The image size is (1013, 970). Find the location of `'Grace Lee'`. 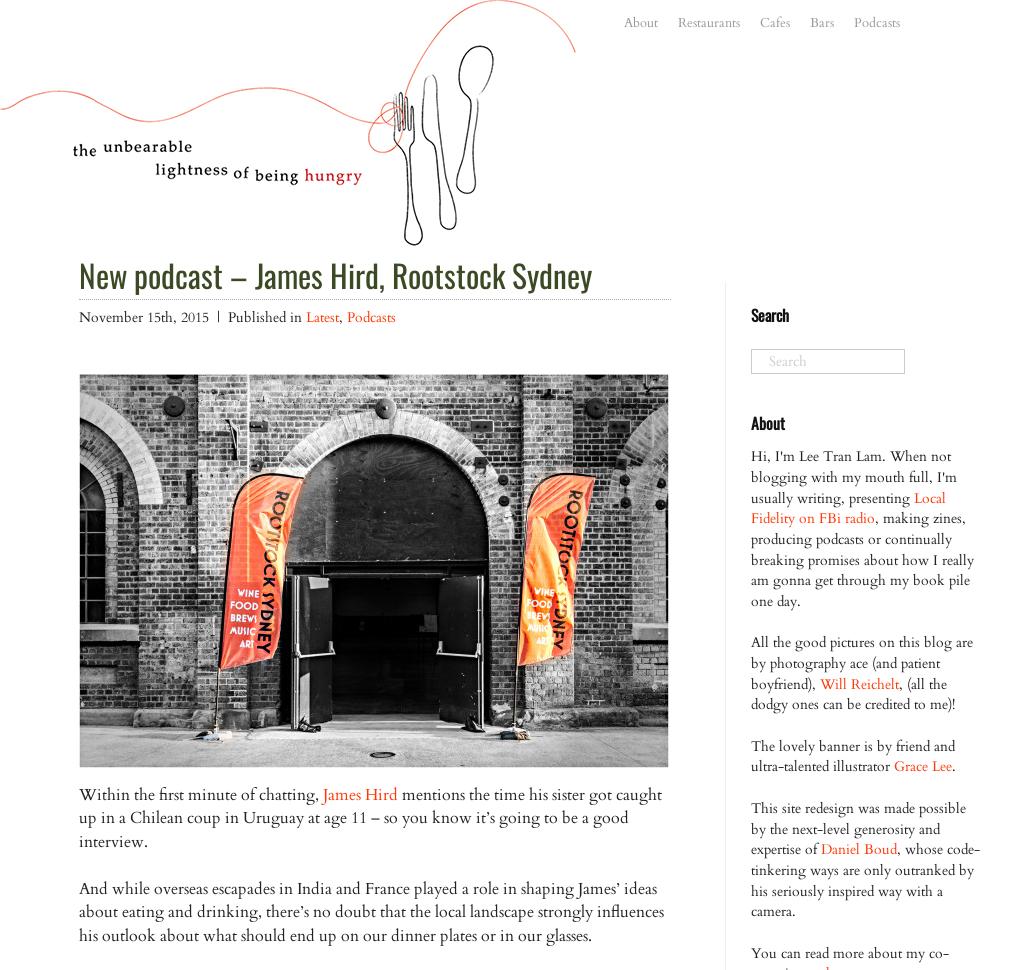

'Grace Lee' is located at coordinates (923, 765).